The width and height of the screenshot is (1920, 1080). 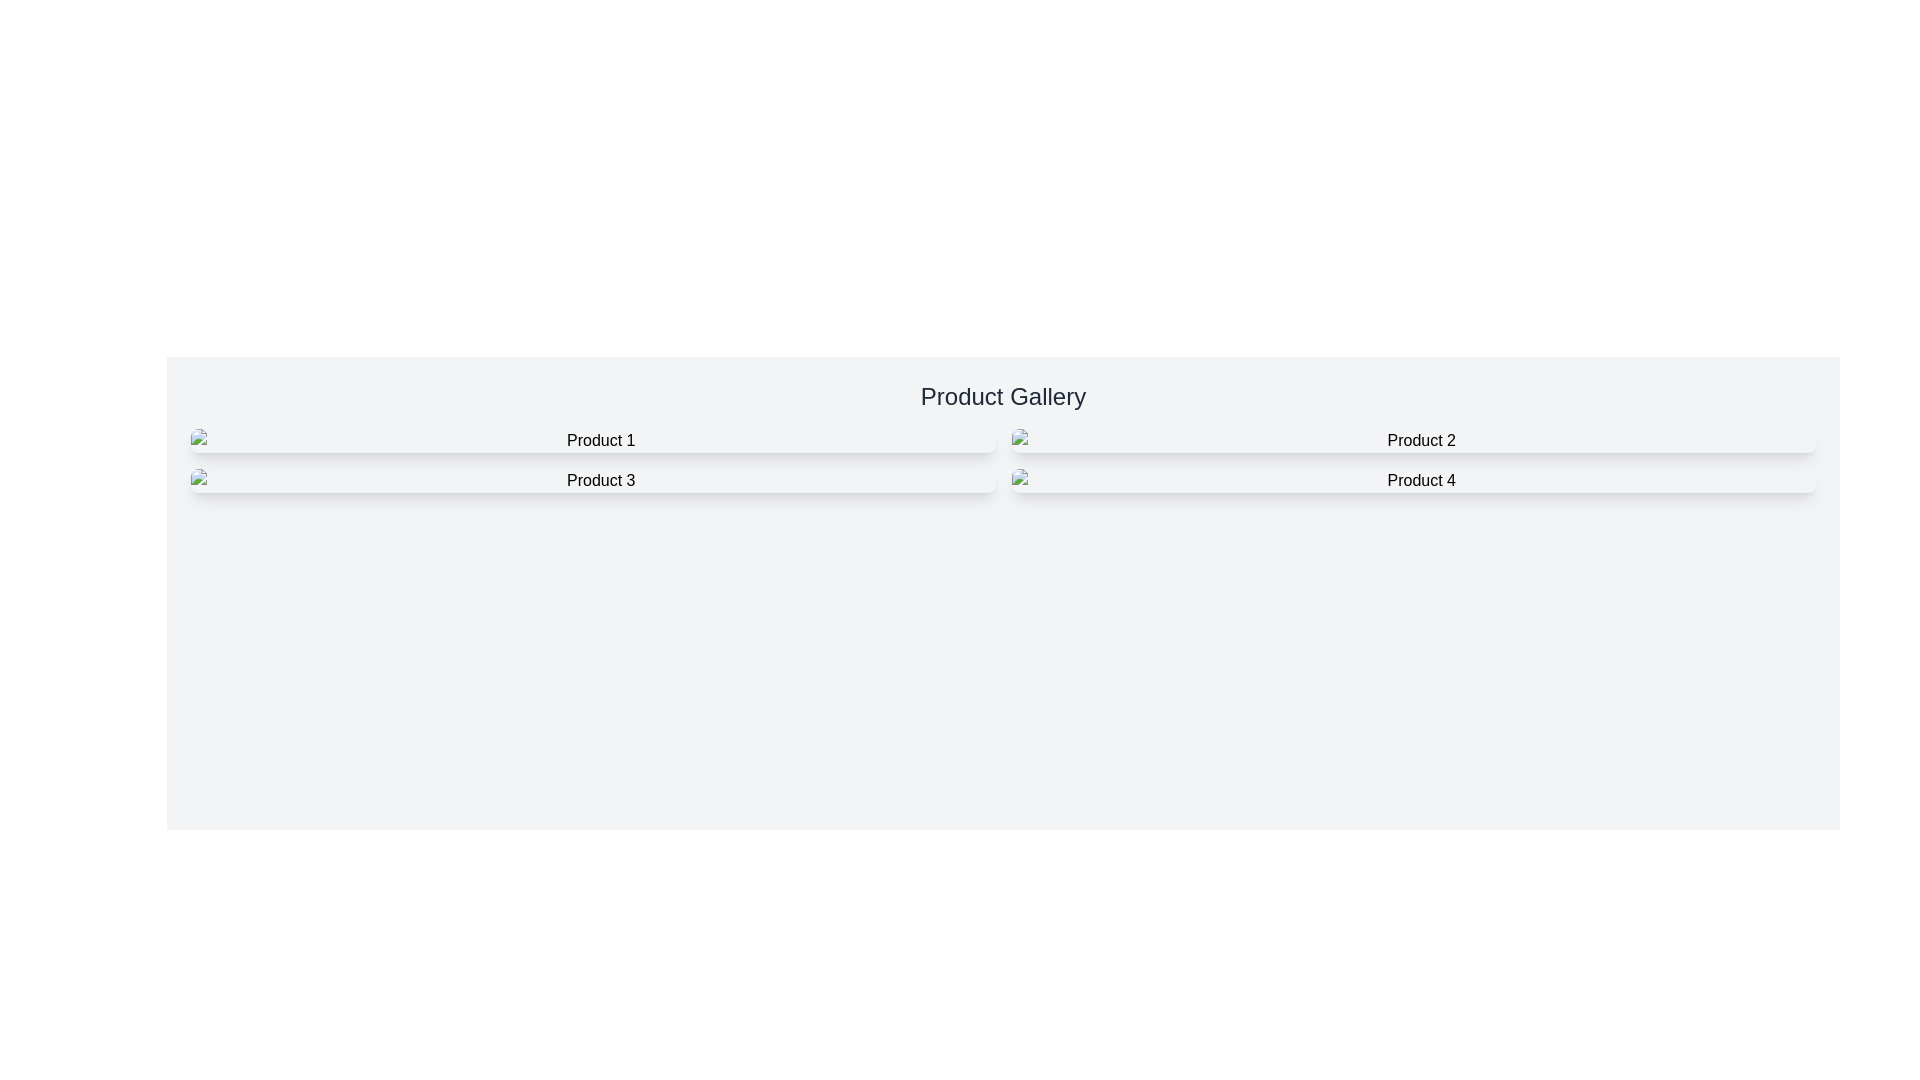 What do you see at coordinates (1412, 439) in the screenshot?
I see `the grid item displaying 'Product 2' in the 'Product Gallery'` at bounding box center [1412, 439].